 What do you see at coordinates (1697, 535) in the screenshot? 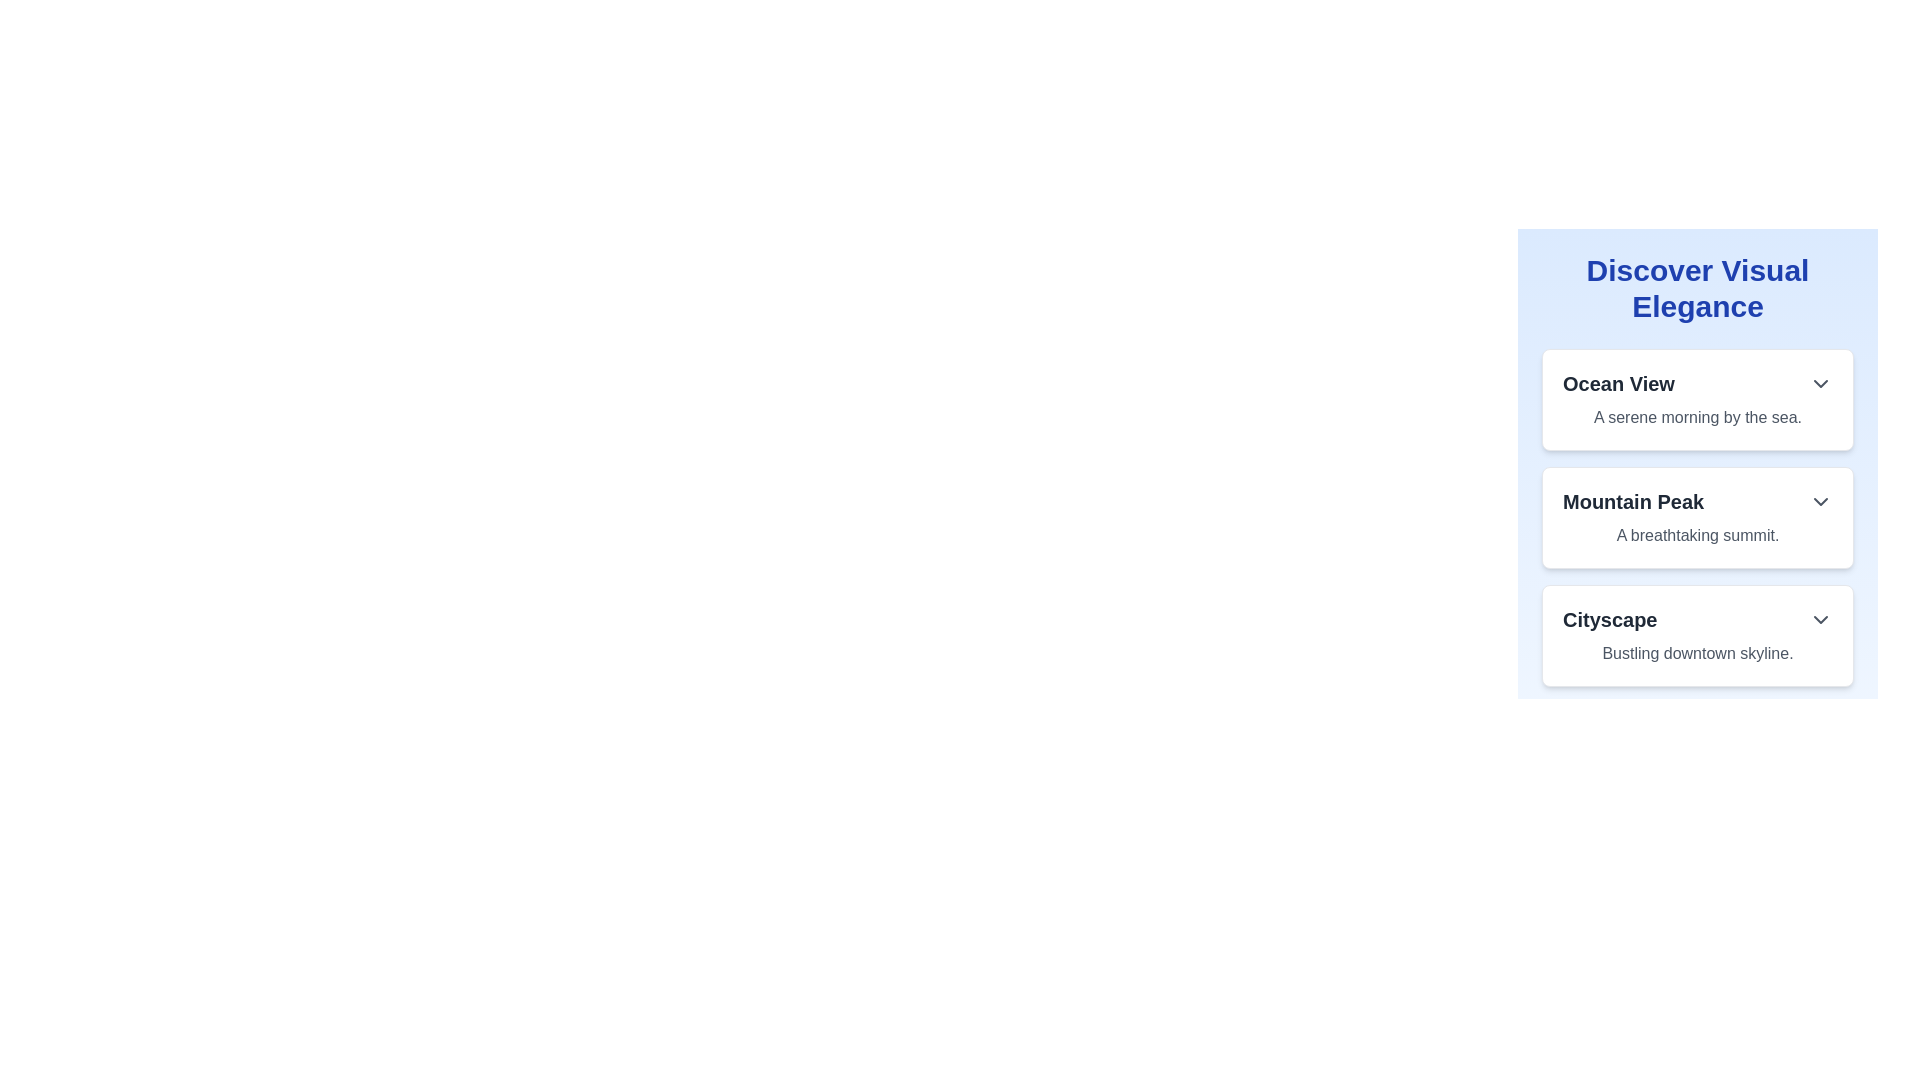
I see `the descriptive text located at the bottom of the card that provides additional information about the 'Mountain Peak' heading` at bounding box center [1697, 535].